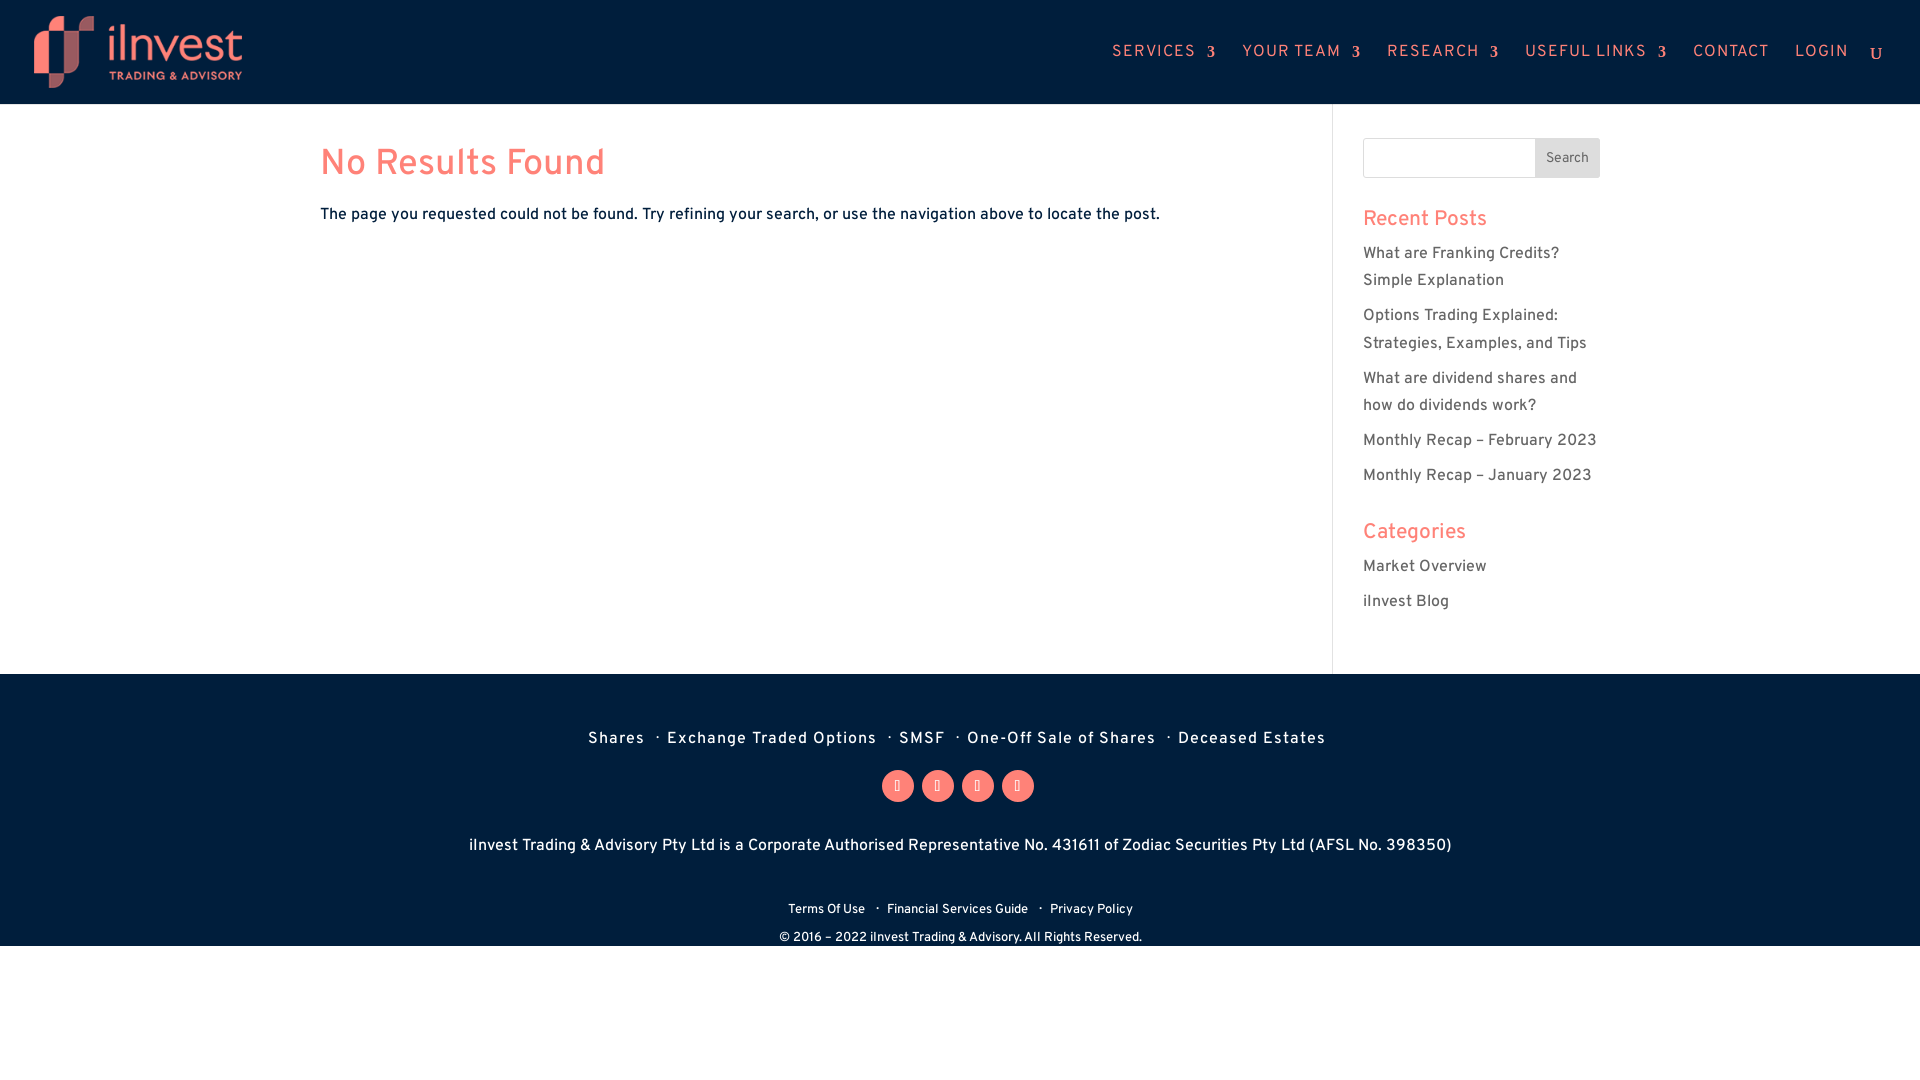  What do you see at coordinates (1524, 73) in the screenshot?
I see `'USEFUL LINKS'` at bounding box center [1524, 73].